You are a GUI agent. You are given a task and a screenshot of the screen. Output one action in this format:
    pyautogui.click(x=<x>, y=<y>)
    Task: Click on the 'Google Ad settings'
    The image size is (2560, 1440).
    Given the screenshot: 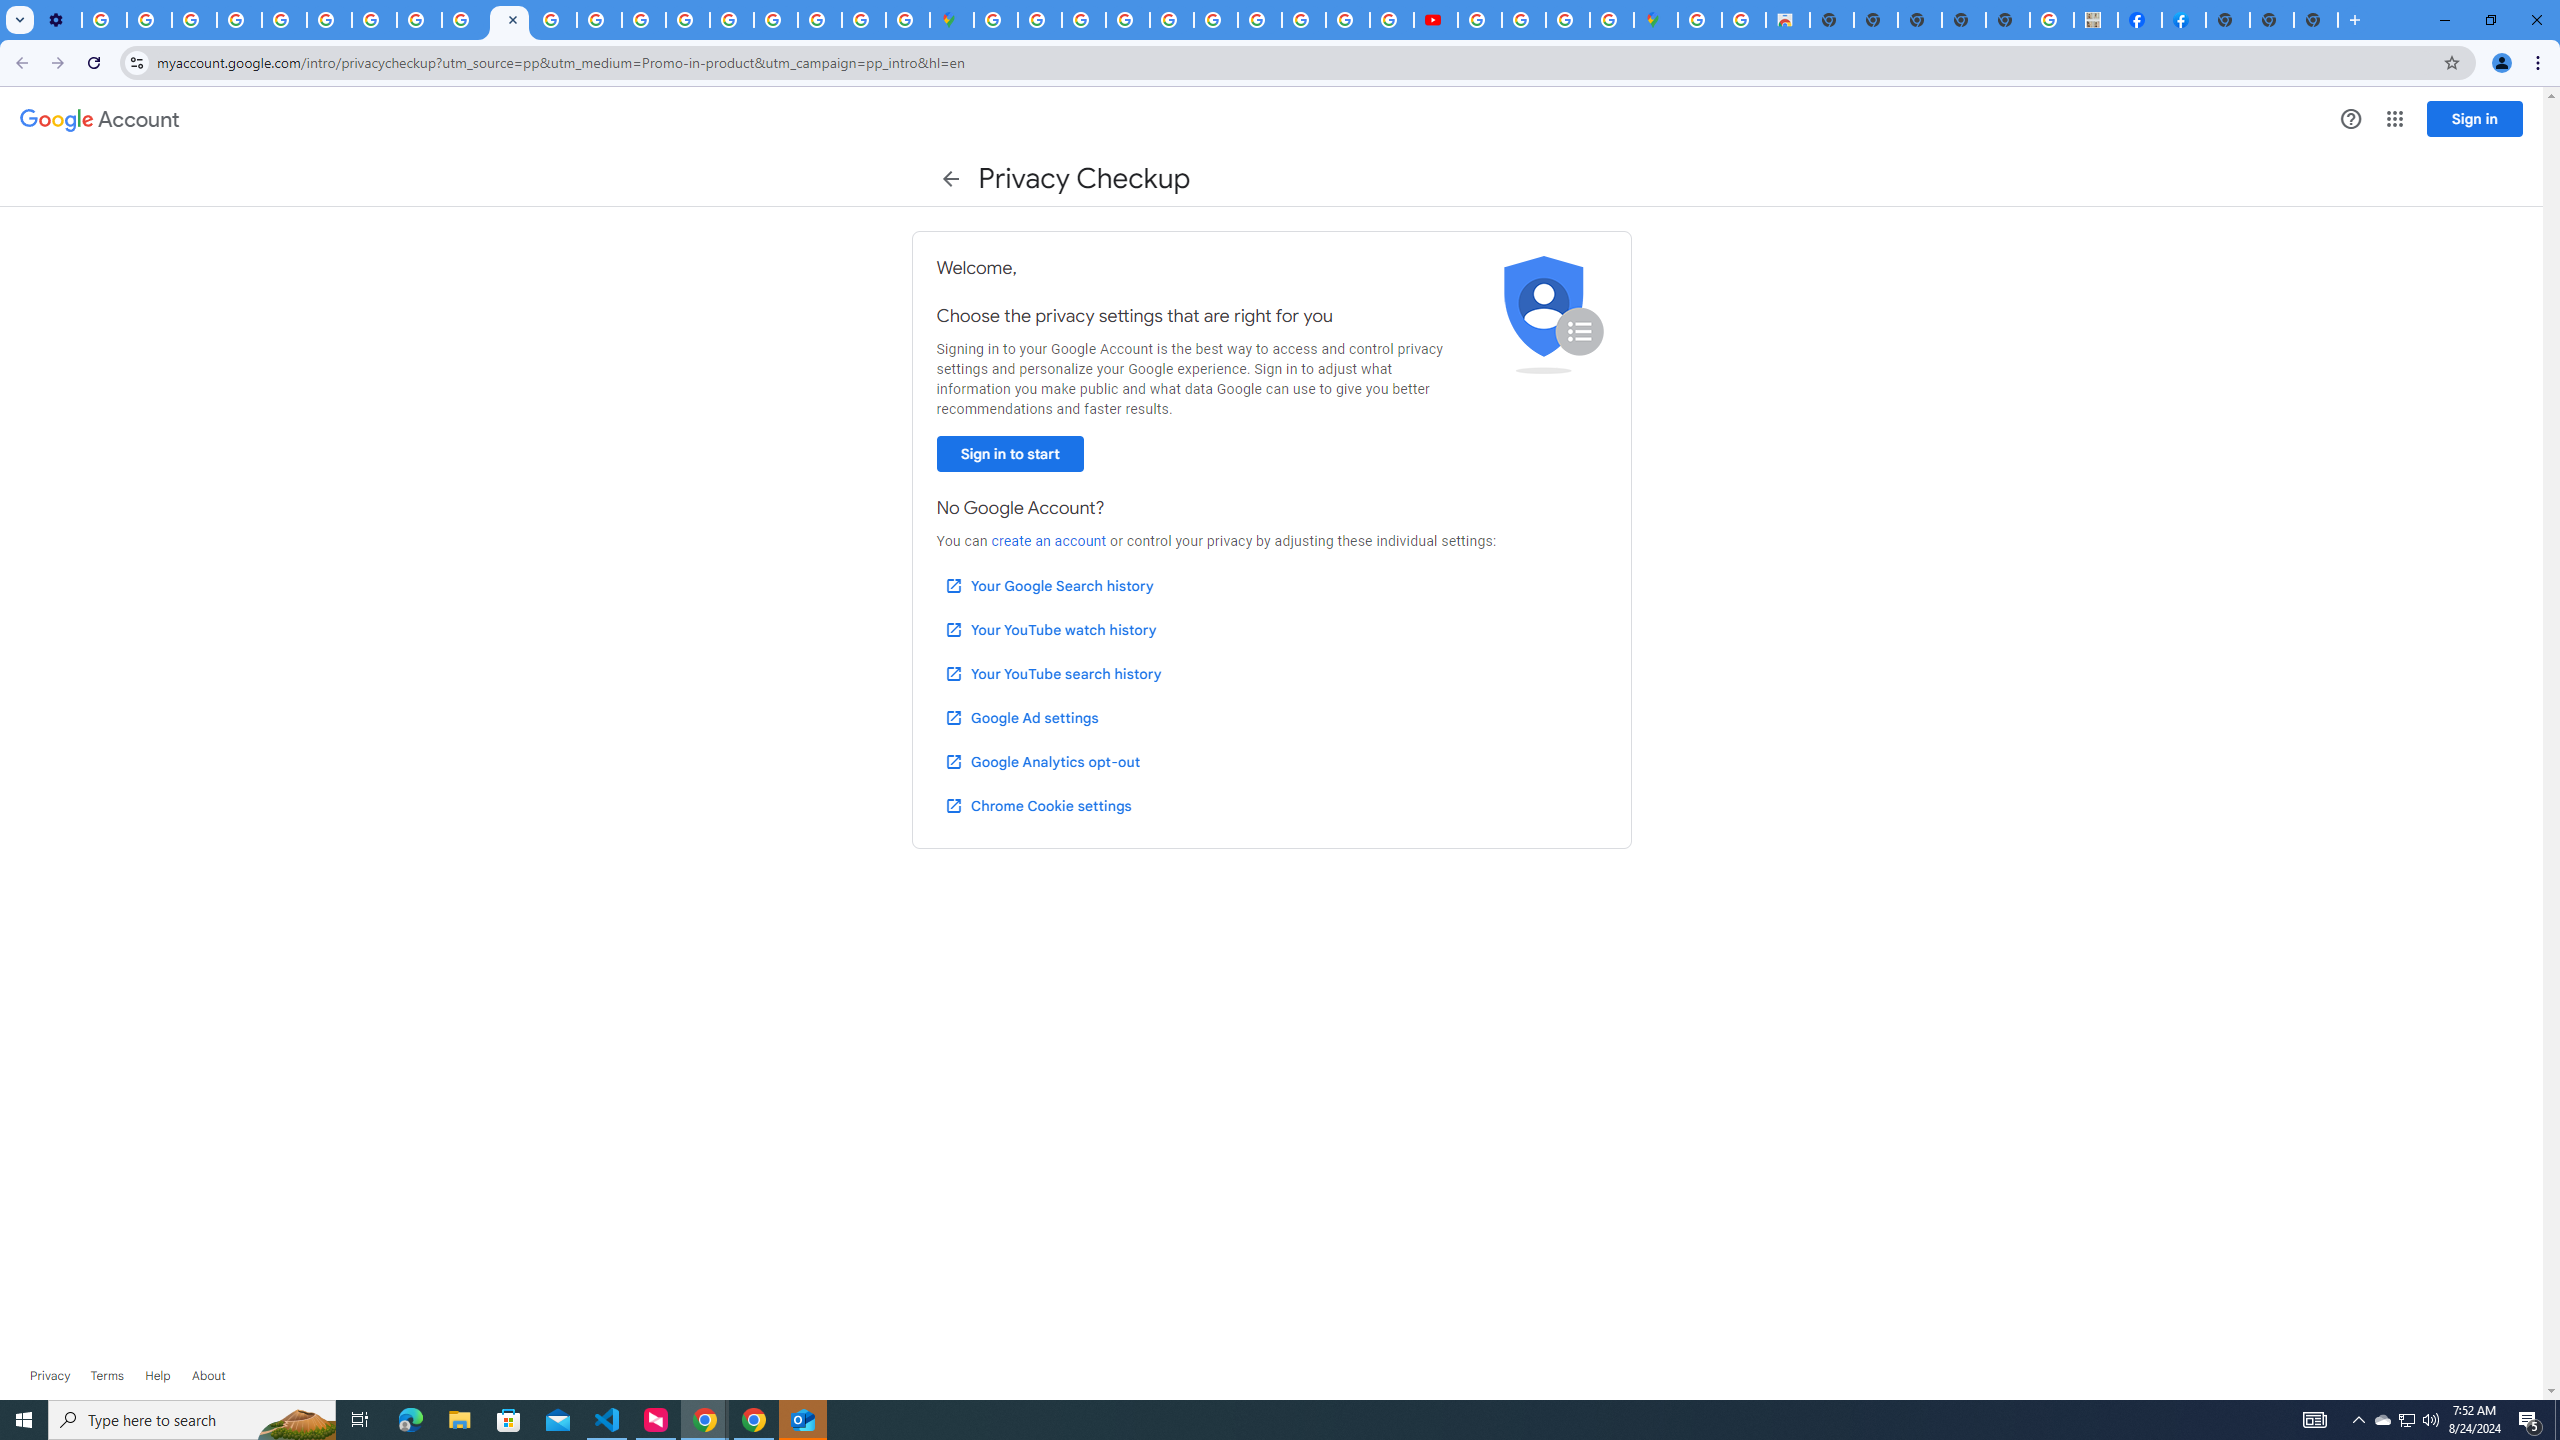 What is the action you would take?
    pyautogui.click(x=1020, y=716)
    